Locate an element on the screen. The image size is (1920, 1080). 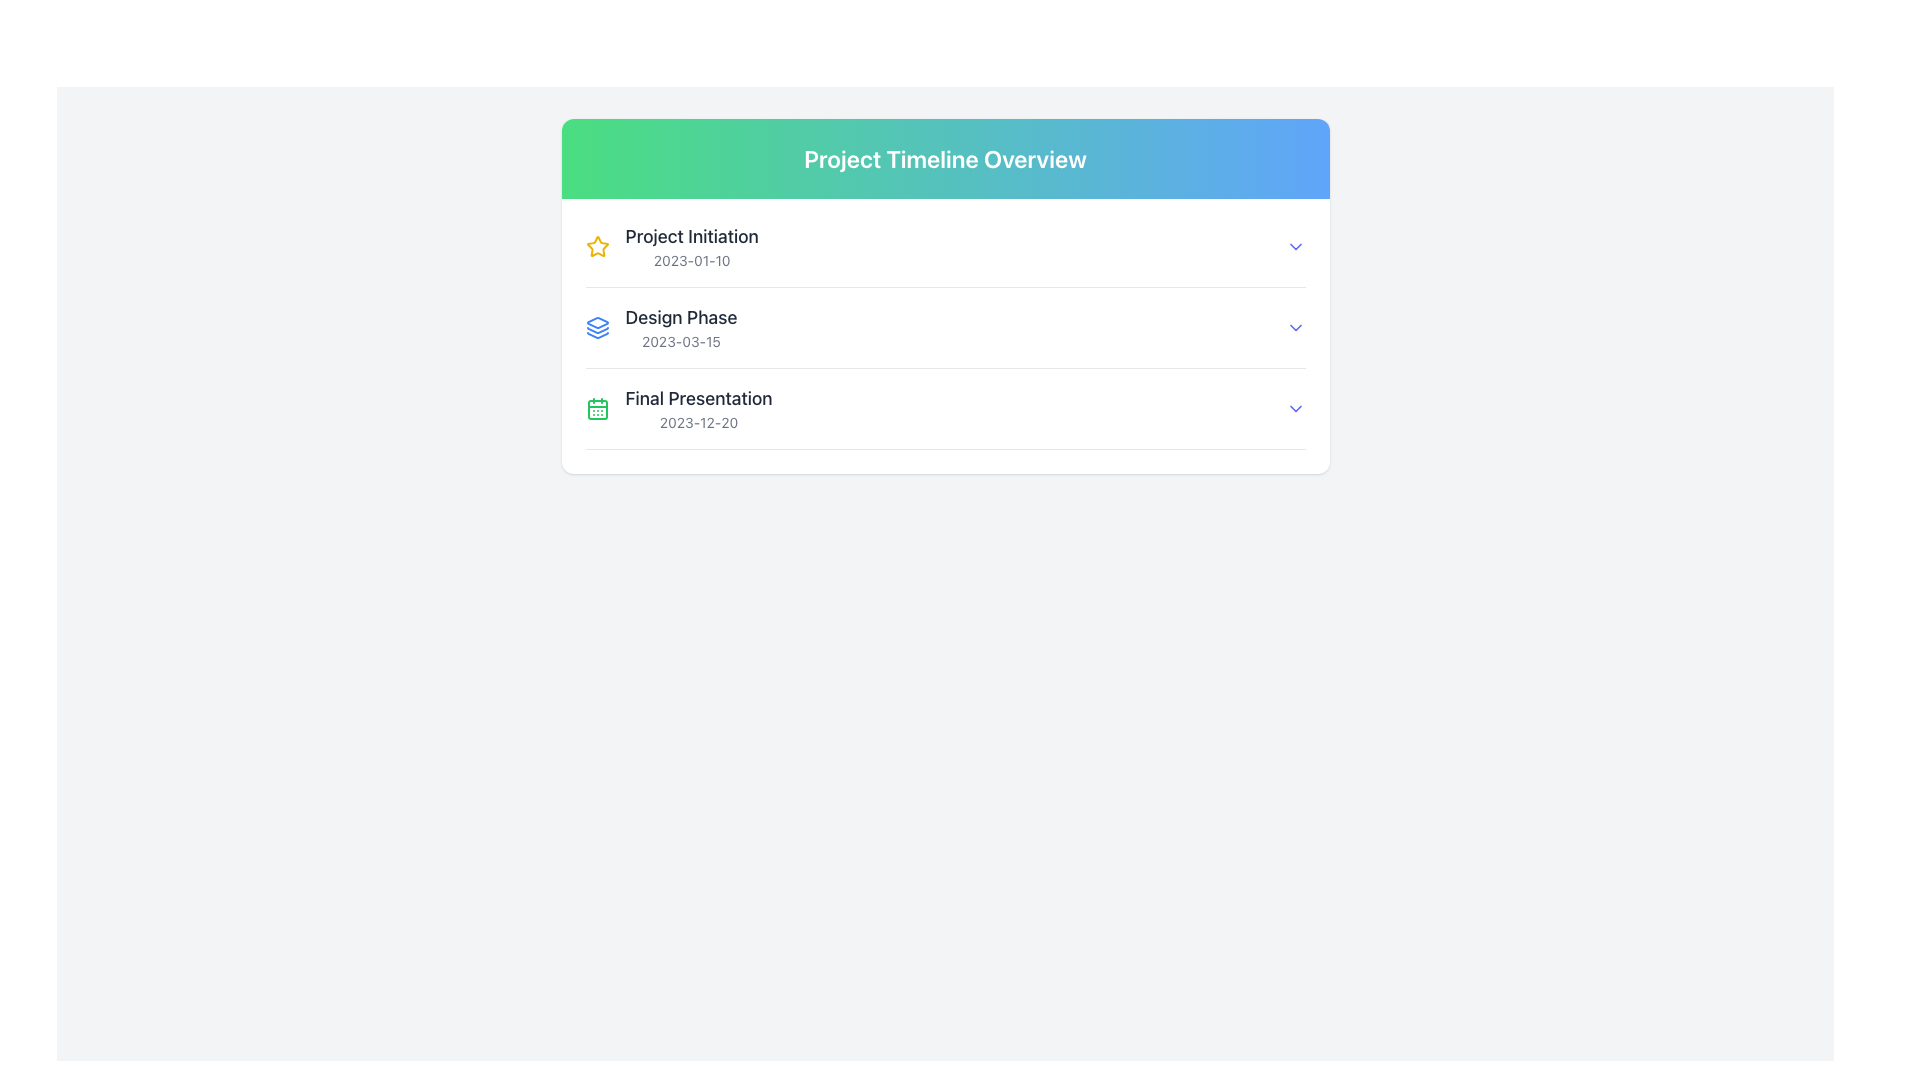
the first list item under 'Project Timeline Overview' that features a star icon and displays 'Project Initiation' with the date '2023-01-10' is located at coordinates (672, 245).